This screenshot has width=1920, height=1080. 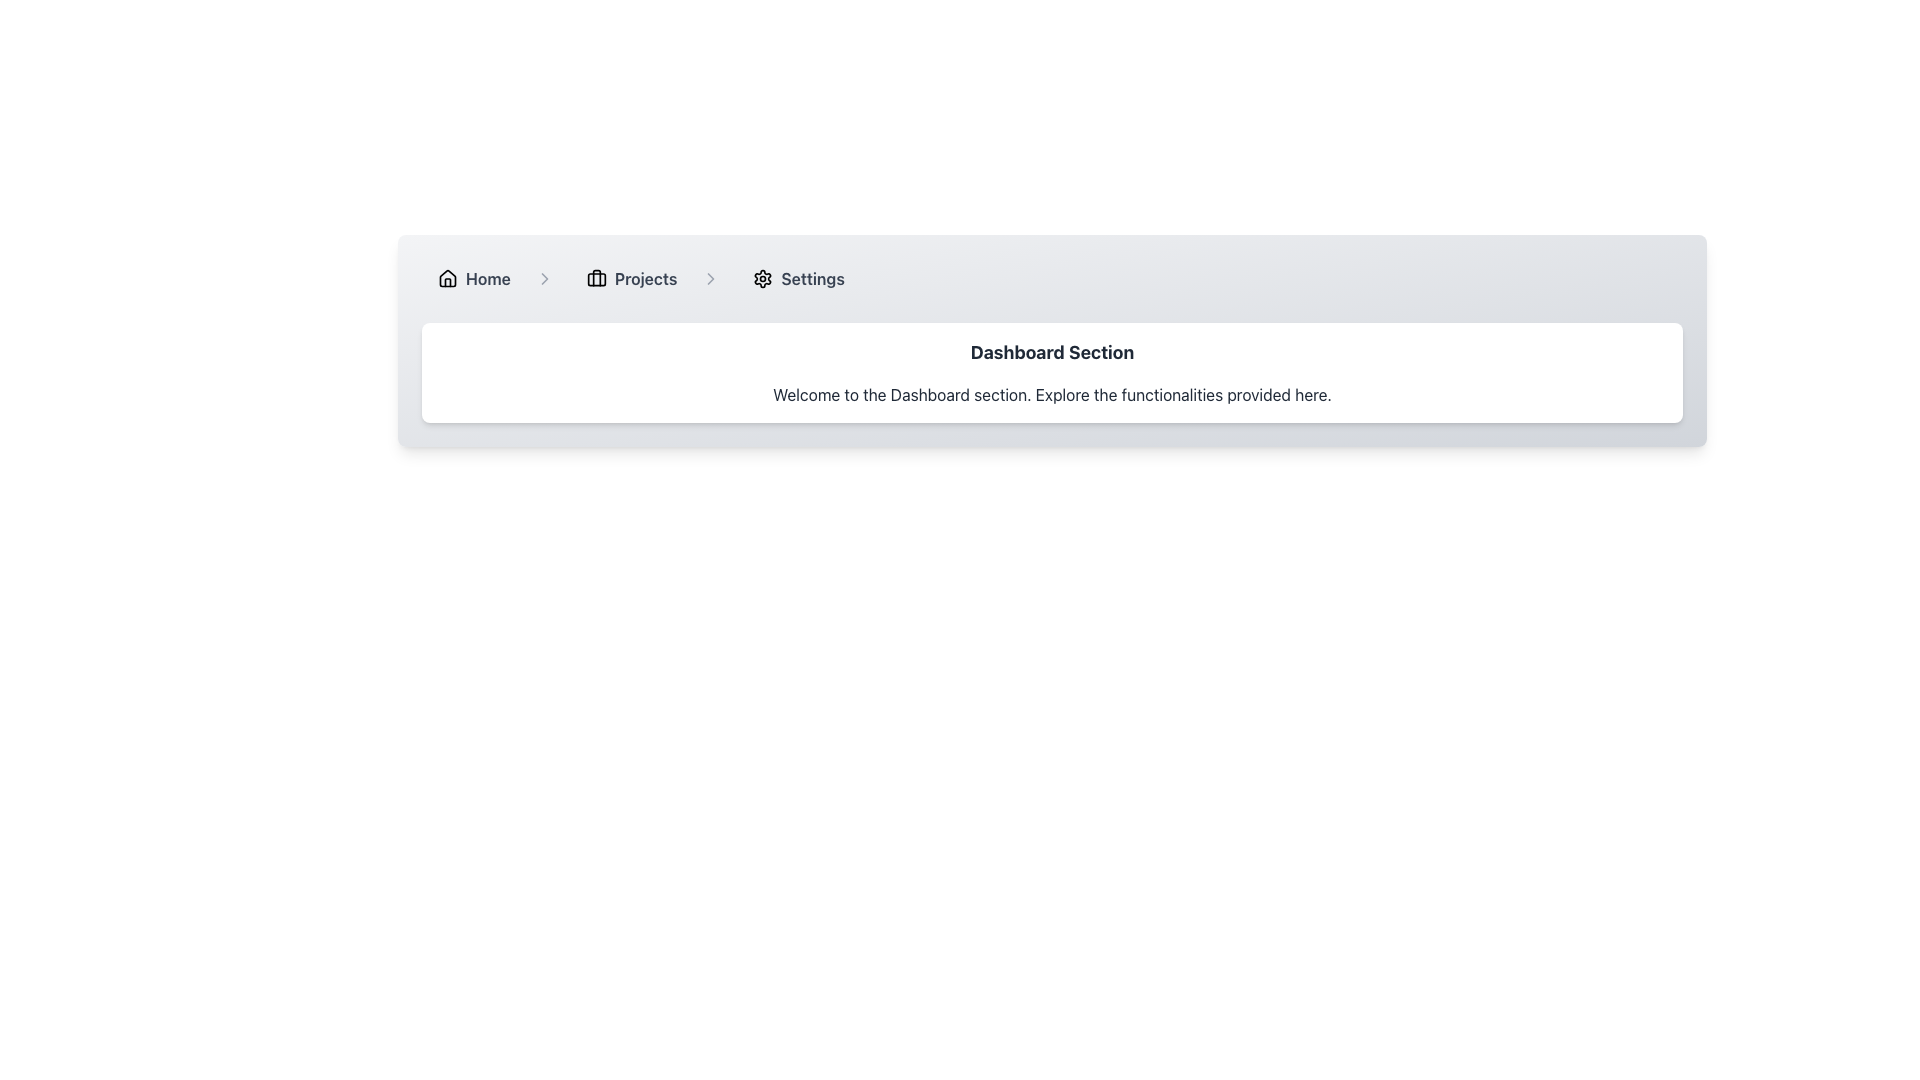 I want to click on the 'Projects' breadcrumb link located centrally in the breadcrumb navigation bar, positioned between 'Home' and 'Settings', so click(x=646, y=278).